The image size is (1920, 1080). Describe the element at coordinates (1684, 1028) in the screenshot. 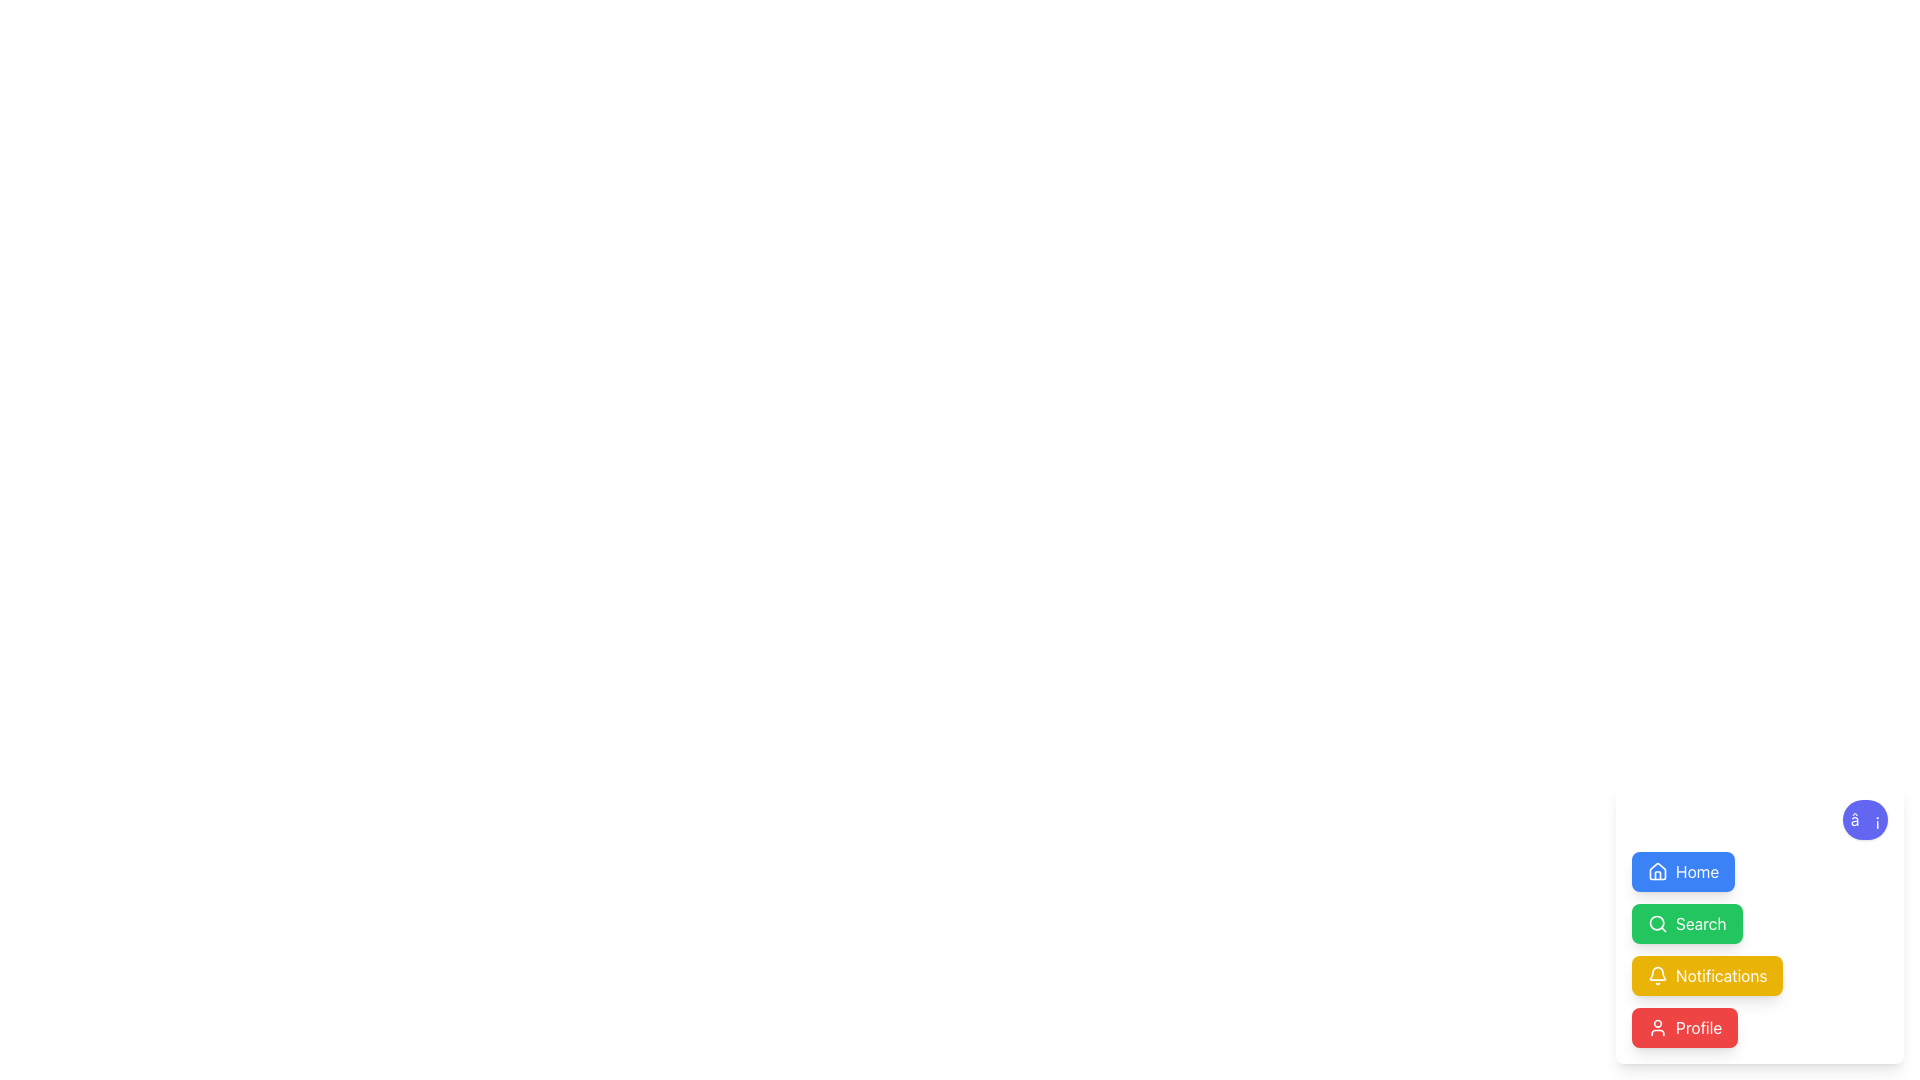

I see `the vibrant red 'Profile' button with white text and a person icon to observe its hover effect` at that location.